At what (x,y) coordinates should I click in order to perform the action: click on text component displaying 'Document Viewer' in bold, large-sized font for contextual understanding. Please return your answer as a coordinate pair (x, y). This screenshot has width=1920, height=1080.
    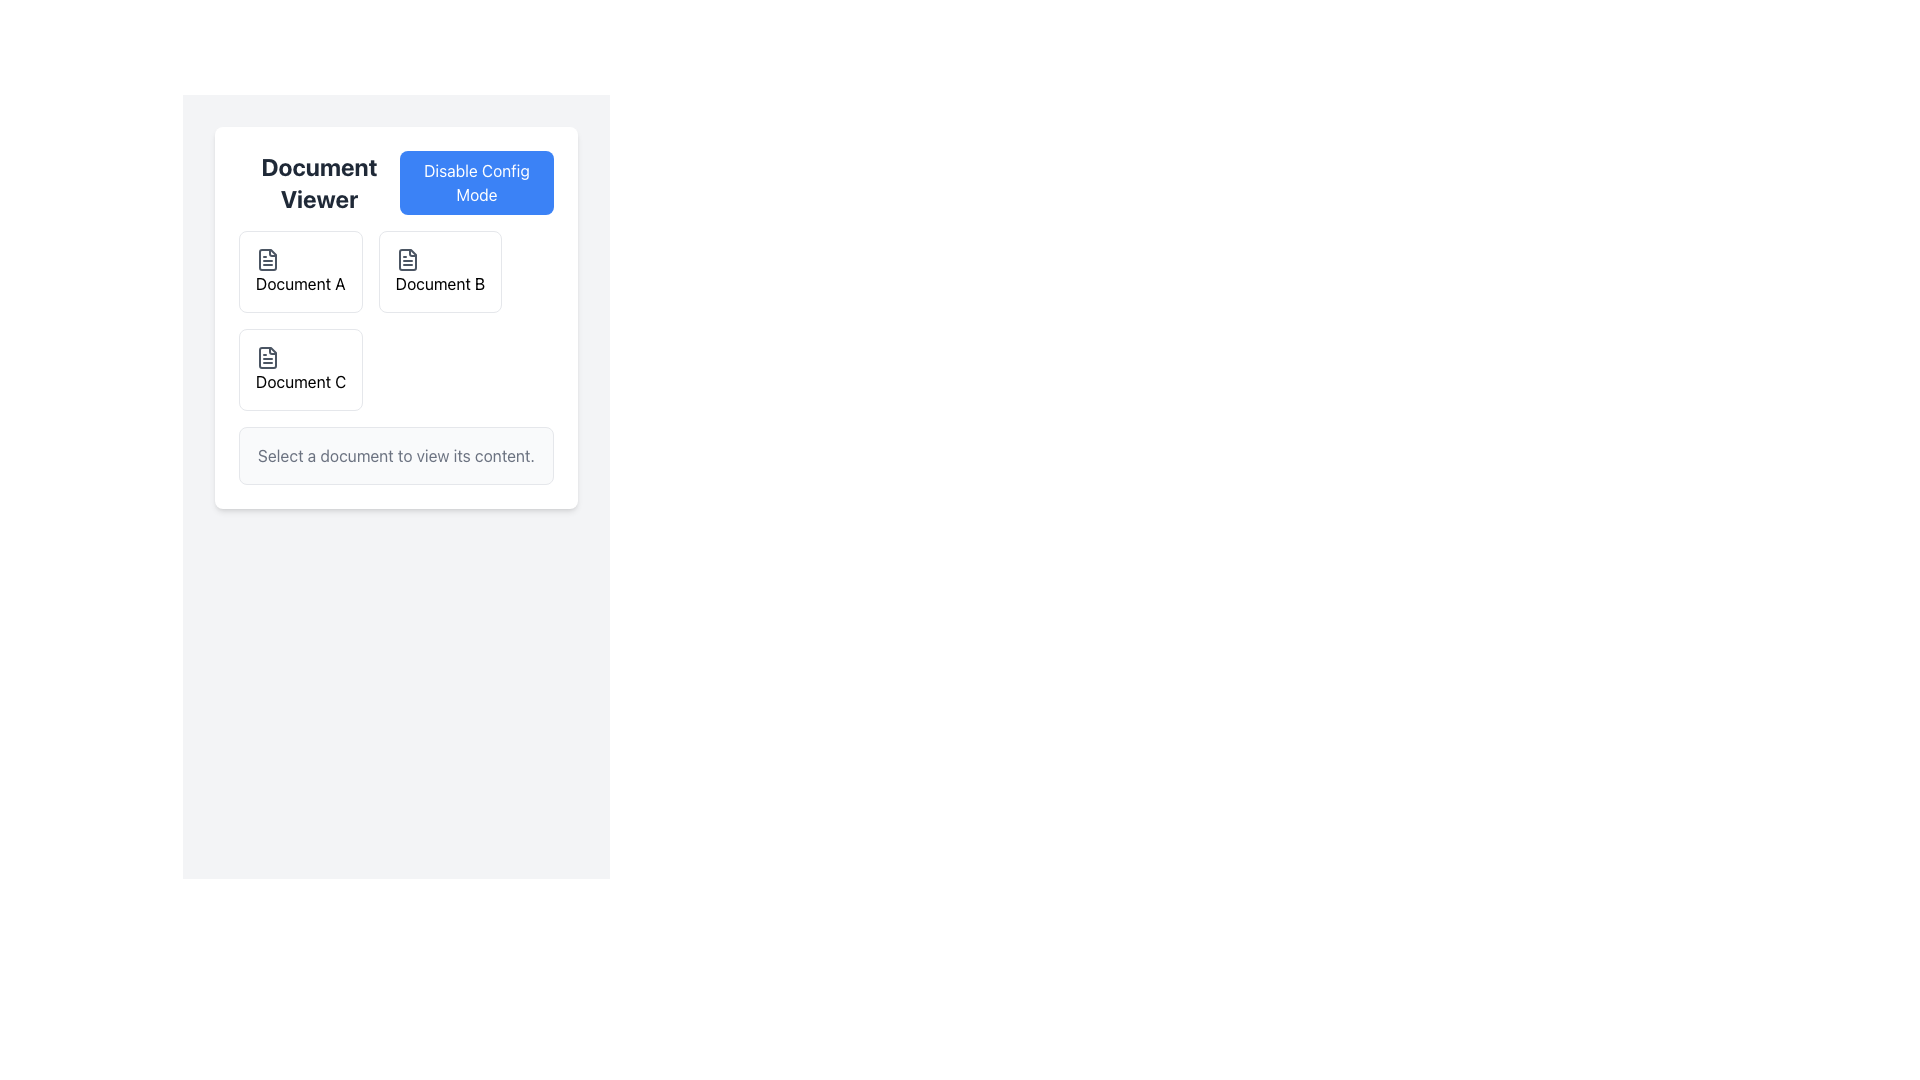
    Looking at the image, I should click on (318, 182).